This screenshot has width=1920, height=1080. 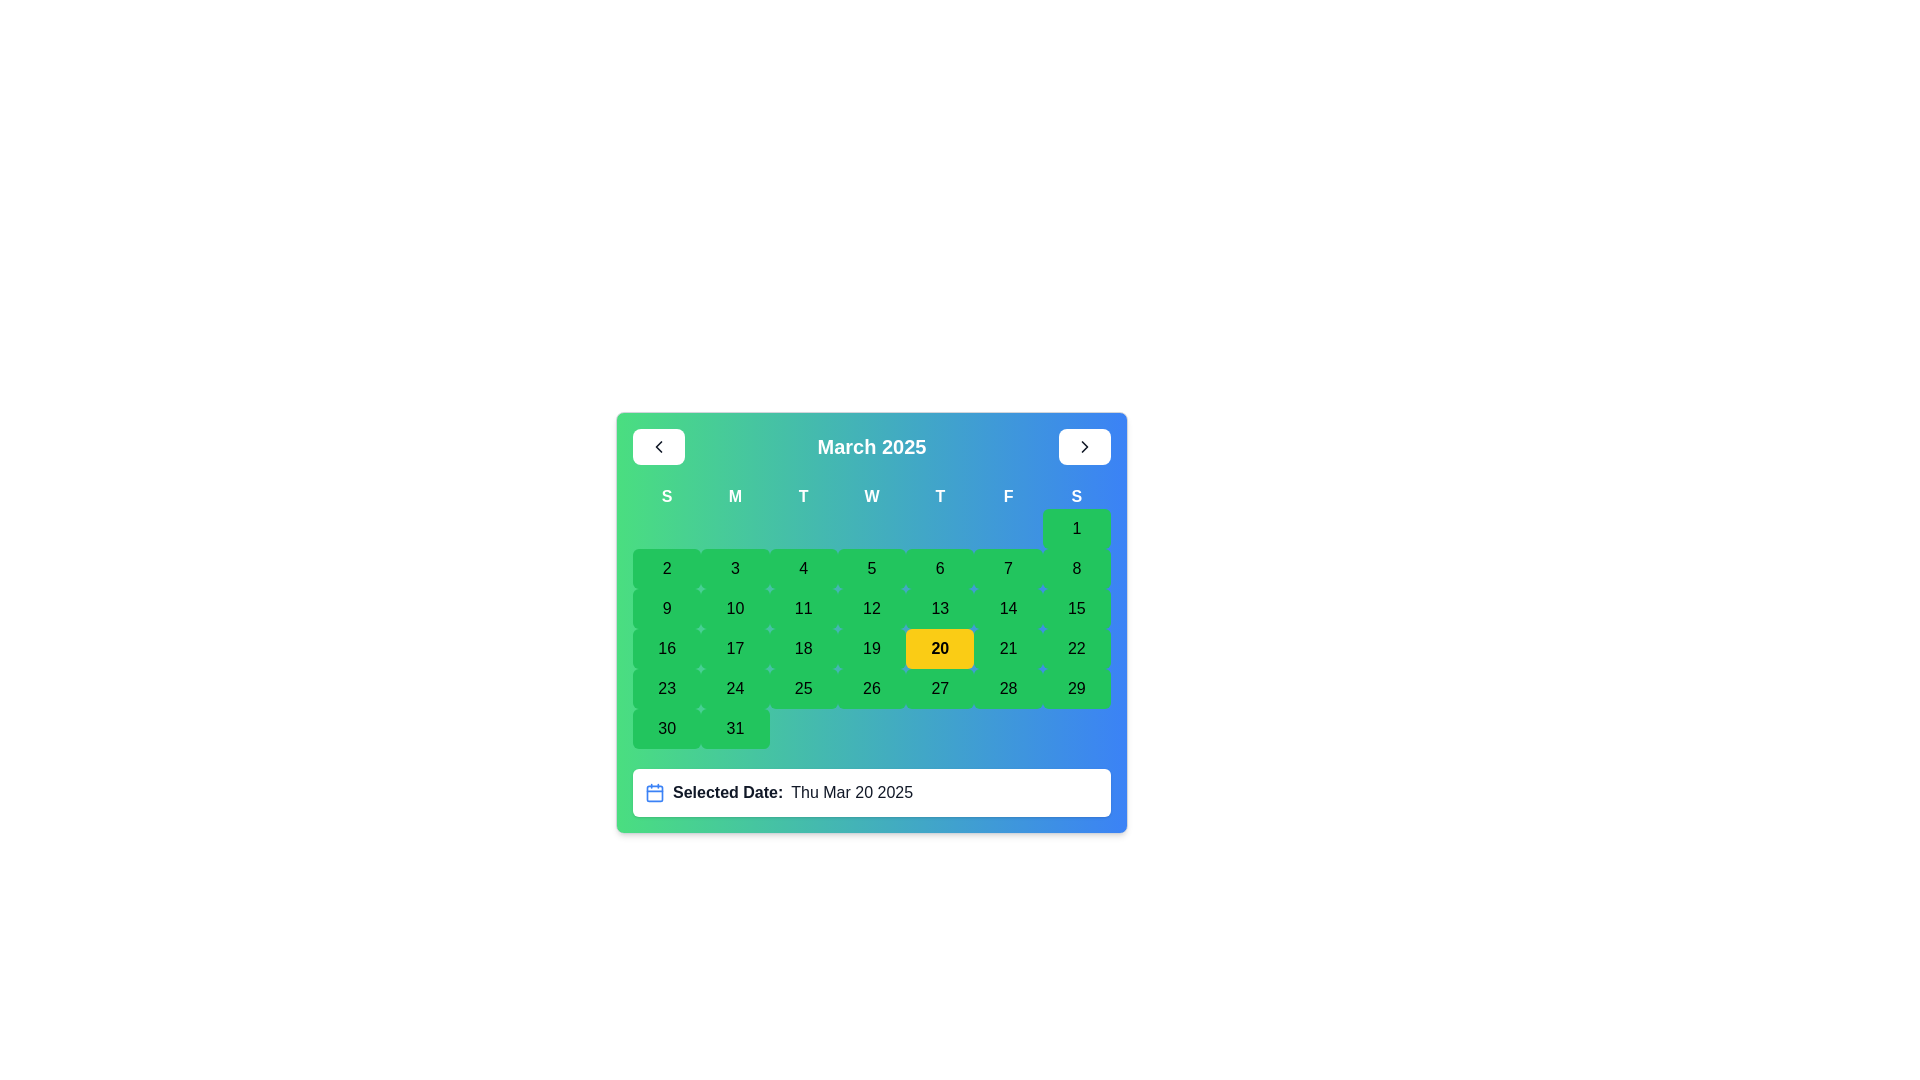 What do you see at coordinates (667, 648) in the screenshot?
I see `the green rectangular button with rounded corners containing the number '16' in black text, located in the second row and fourth column of the calendar grid for March 2025 to trigger hover effects` at bounding box center [667, 648].